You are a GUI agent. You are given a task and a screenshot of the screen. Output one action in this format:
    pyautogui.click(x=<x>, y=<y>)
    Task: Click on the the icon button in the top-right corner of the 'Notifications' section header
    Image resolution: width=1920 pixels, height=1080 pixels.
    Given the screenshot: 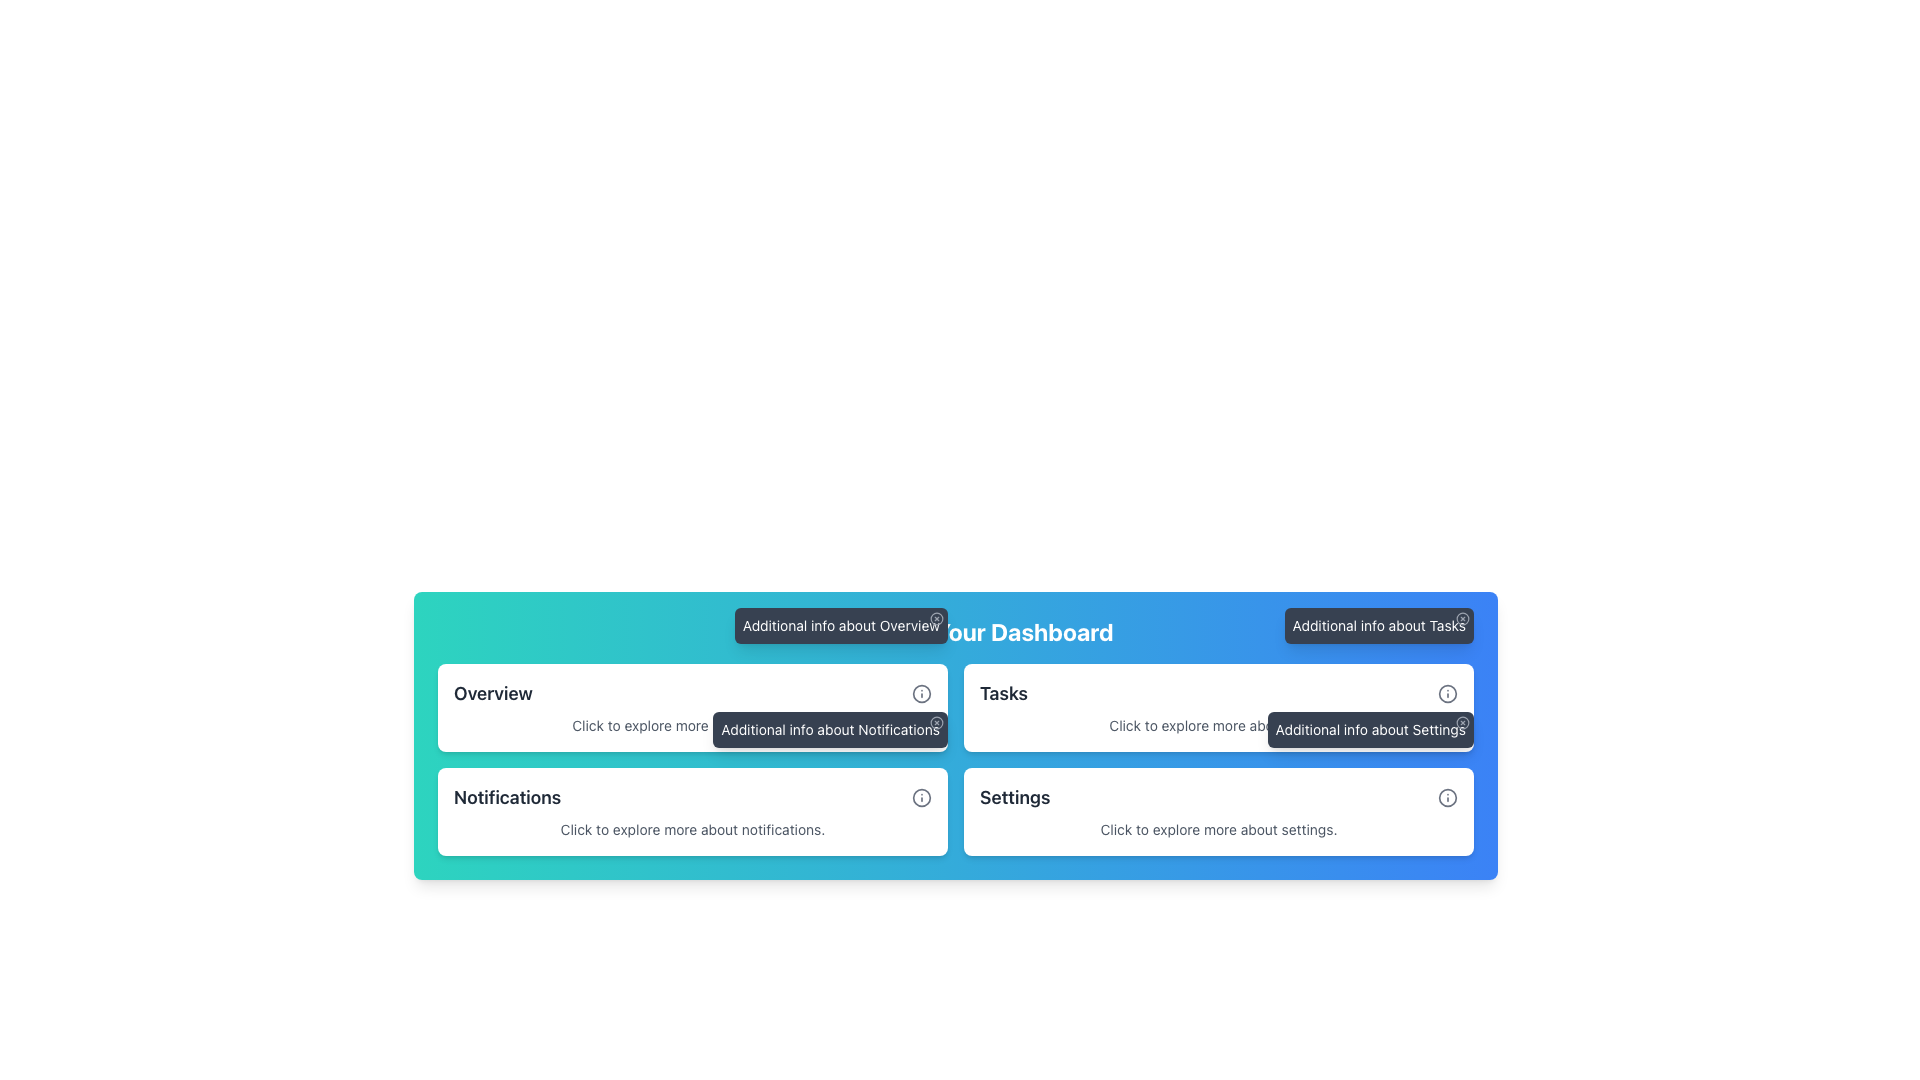 What is the action you would take?
    pyautogui.click(x=920, y=797)
    